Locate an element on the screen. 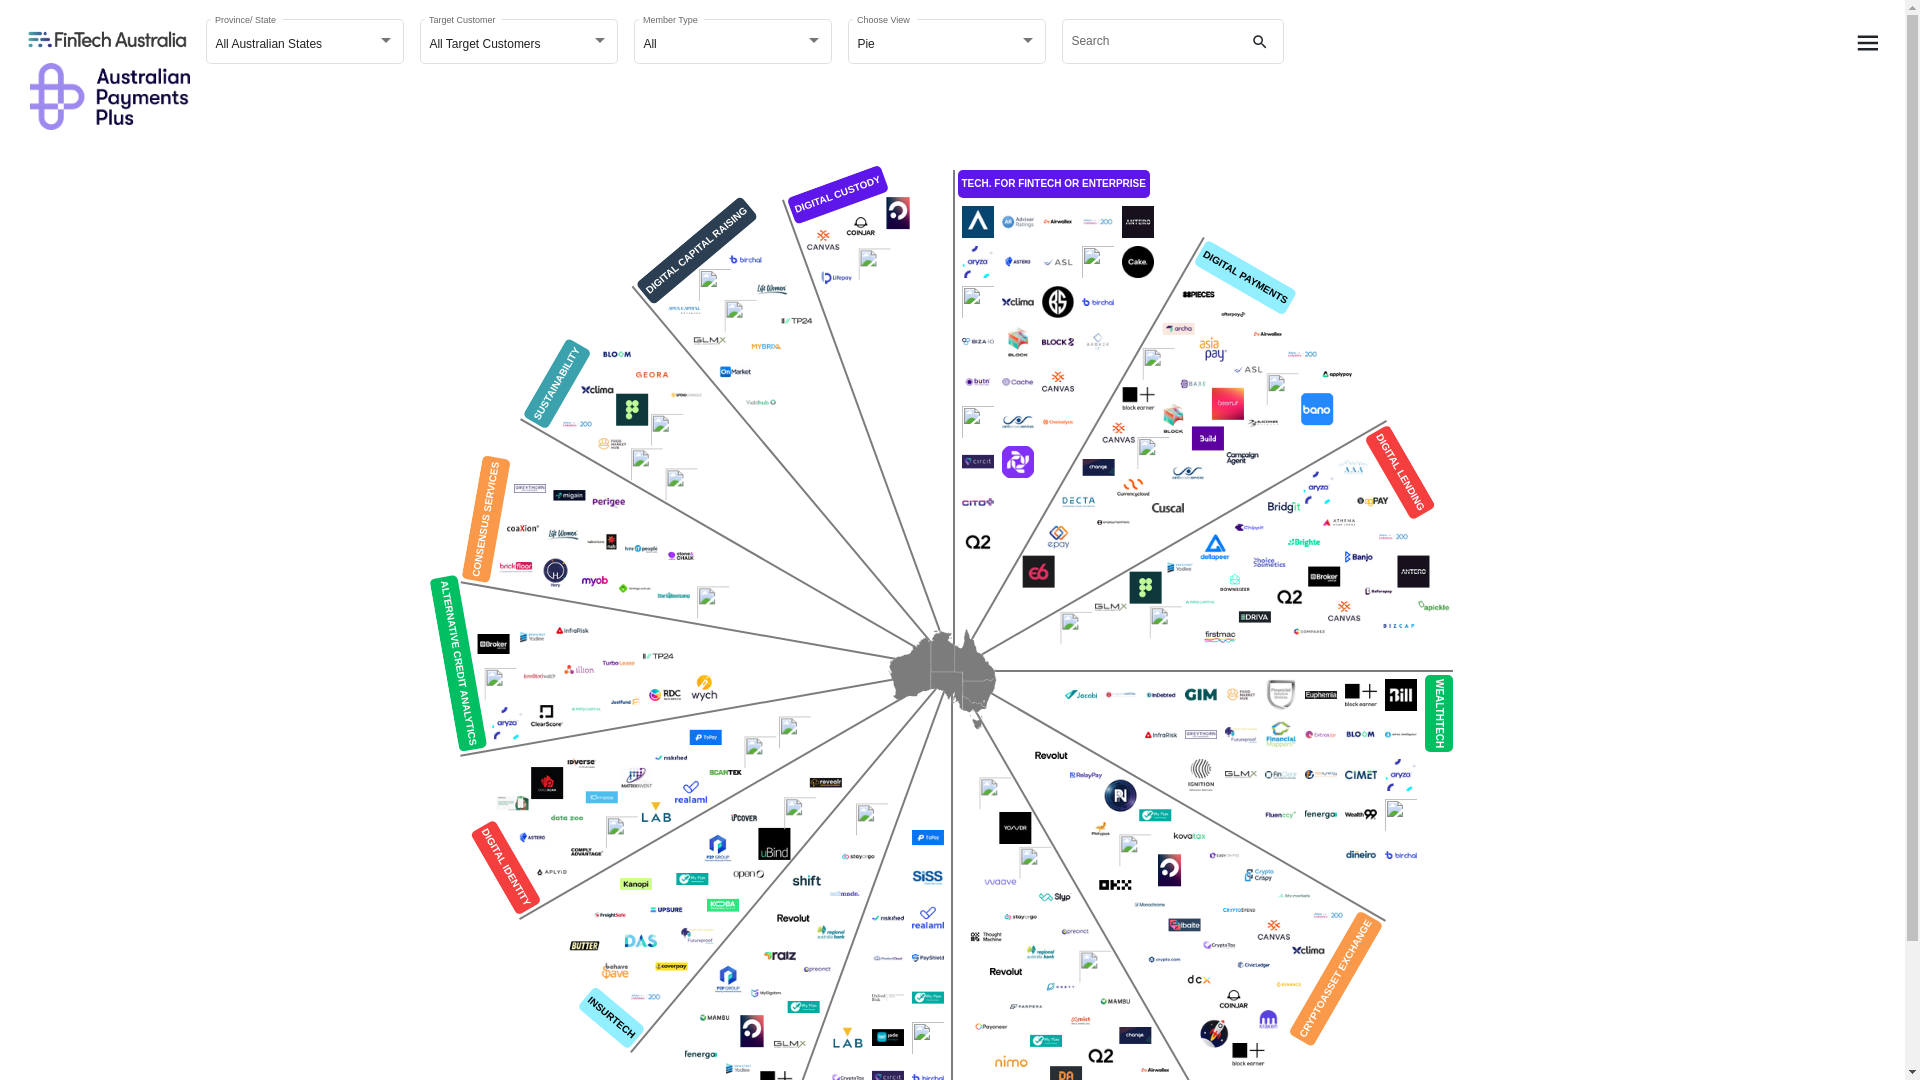 This screenshot has width=1920, height=1080. 'Relaypay' is located at coordinates (1064, 774).